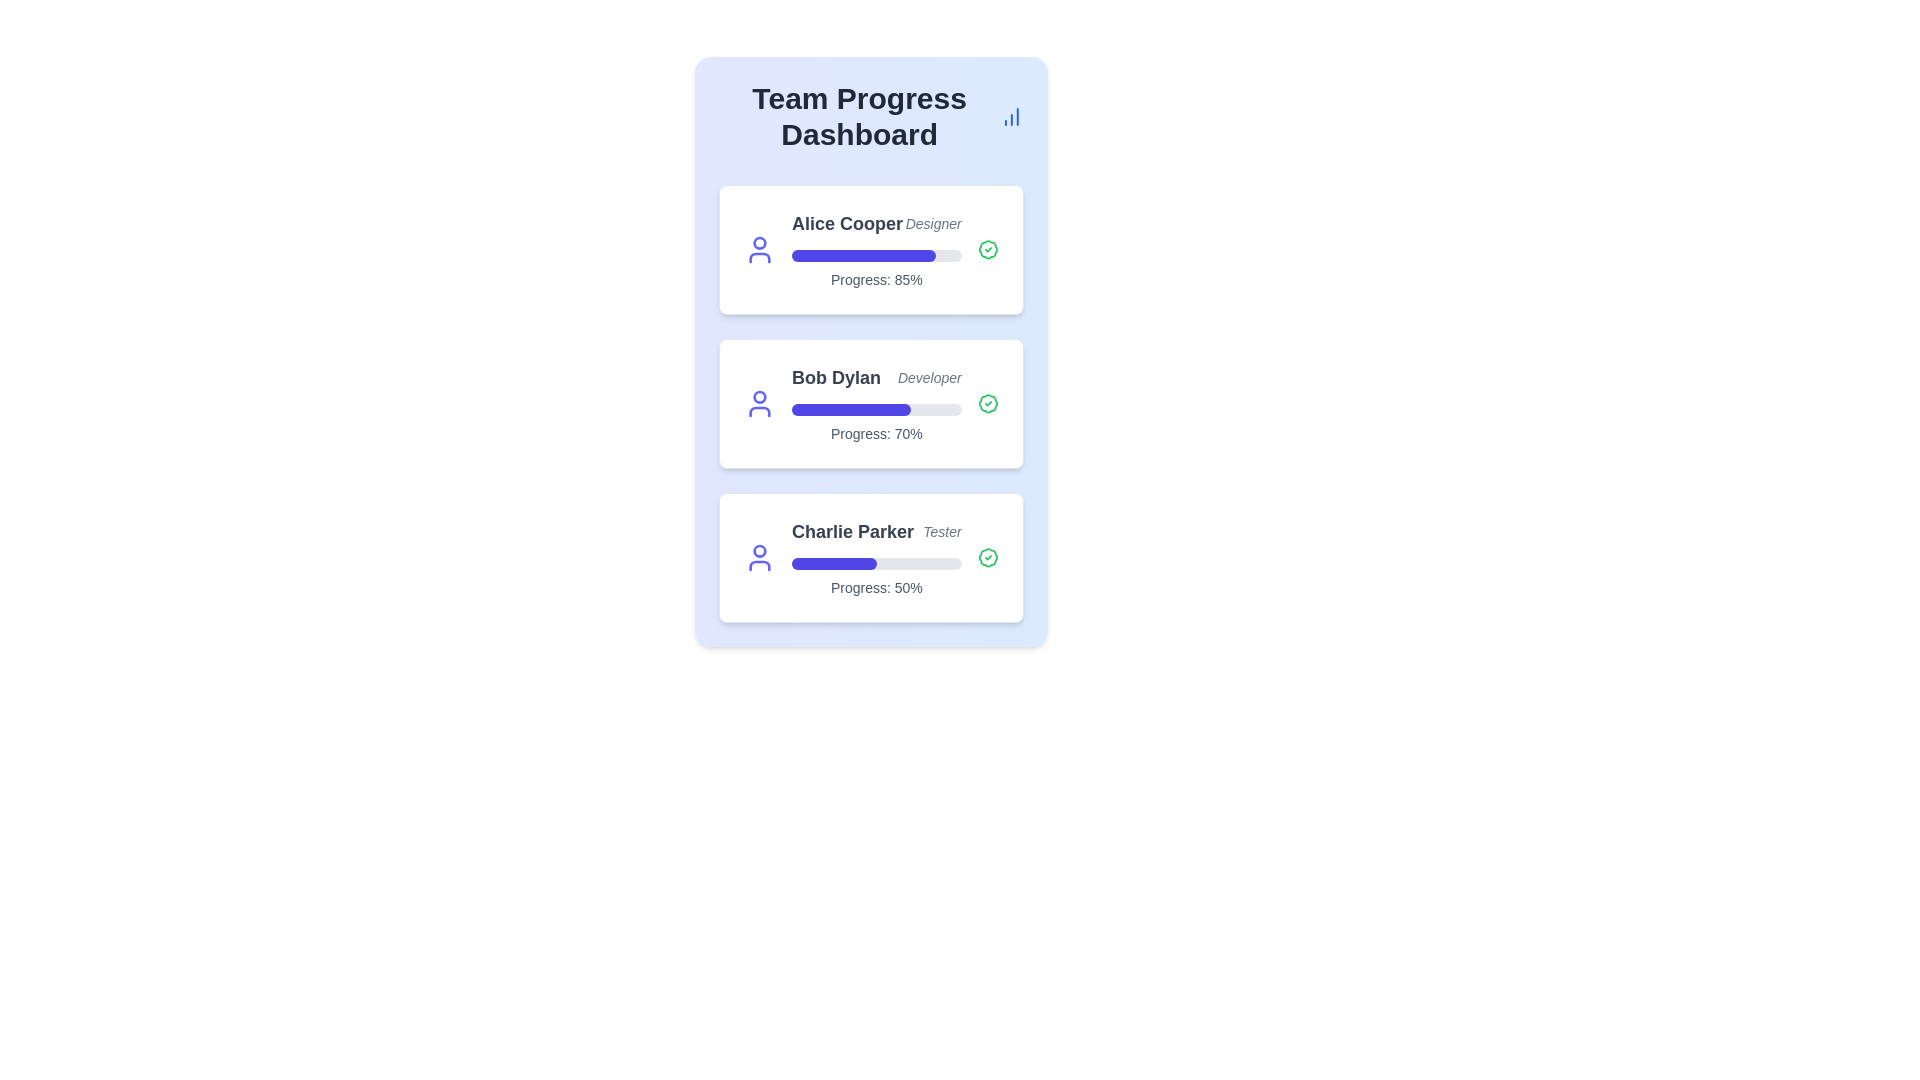  I want to click on the user information card displaying 'Charlie Parker', which is the third card in the vertical list of user cards in the dashboard, so click(871, 558).